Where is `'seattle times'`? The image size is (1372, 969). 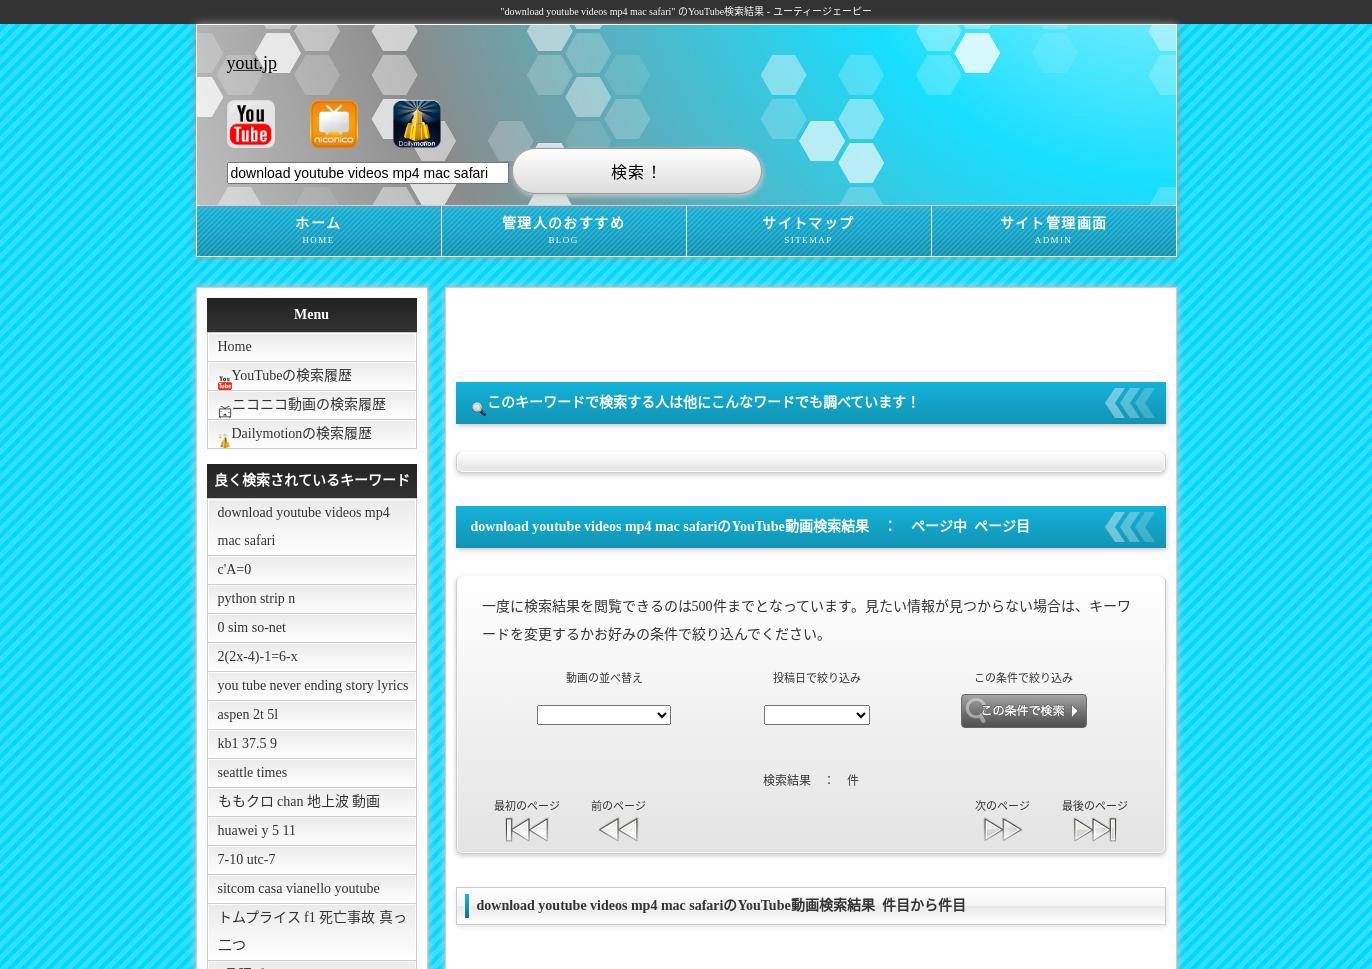 'seattle times' is located at coordinates (252, 771).